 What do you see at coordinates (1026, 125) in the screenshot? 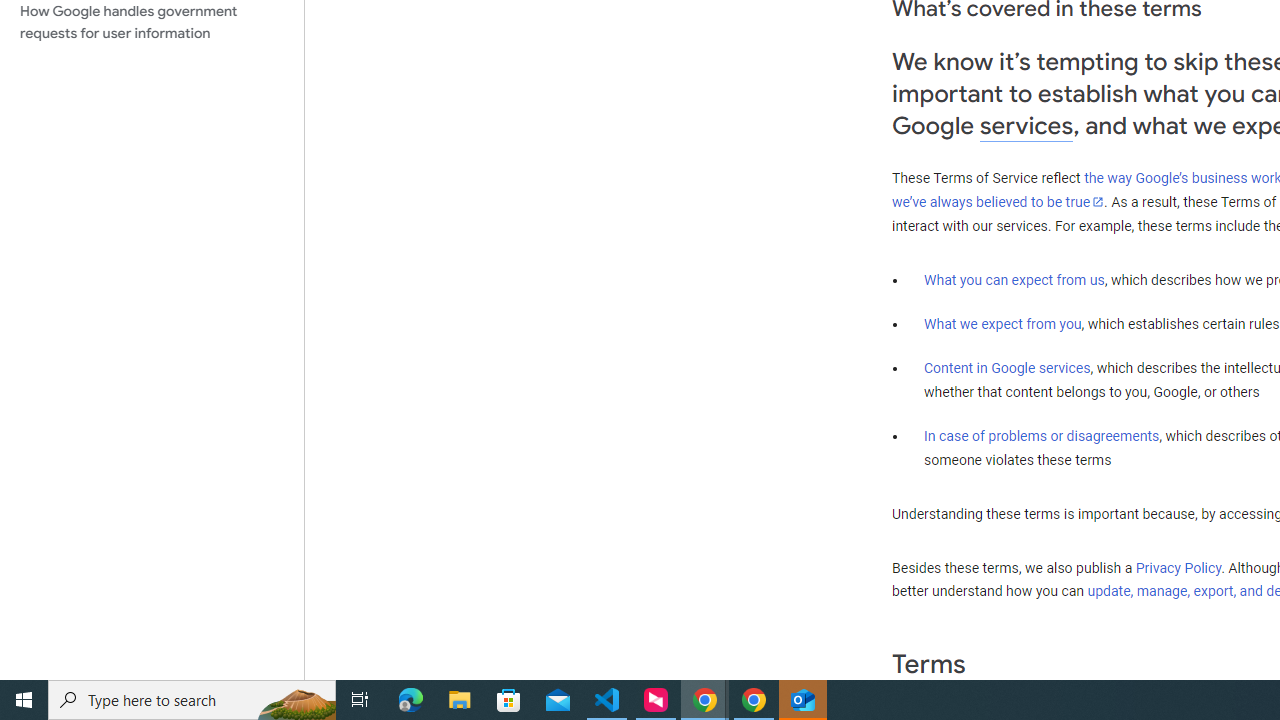
I see `'services'` at bounding box center [1026, 125].